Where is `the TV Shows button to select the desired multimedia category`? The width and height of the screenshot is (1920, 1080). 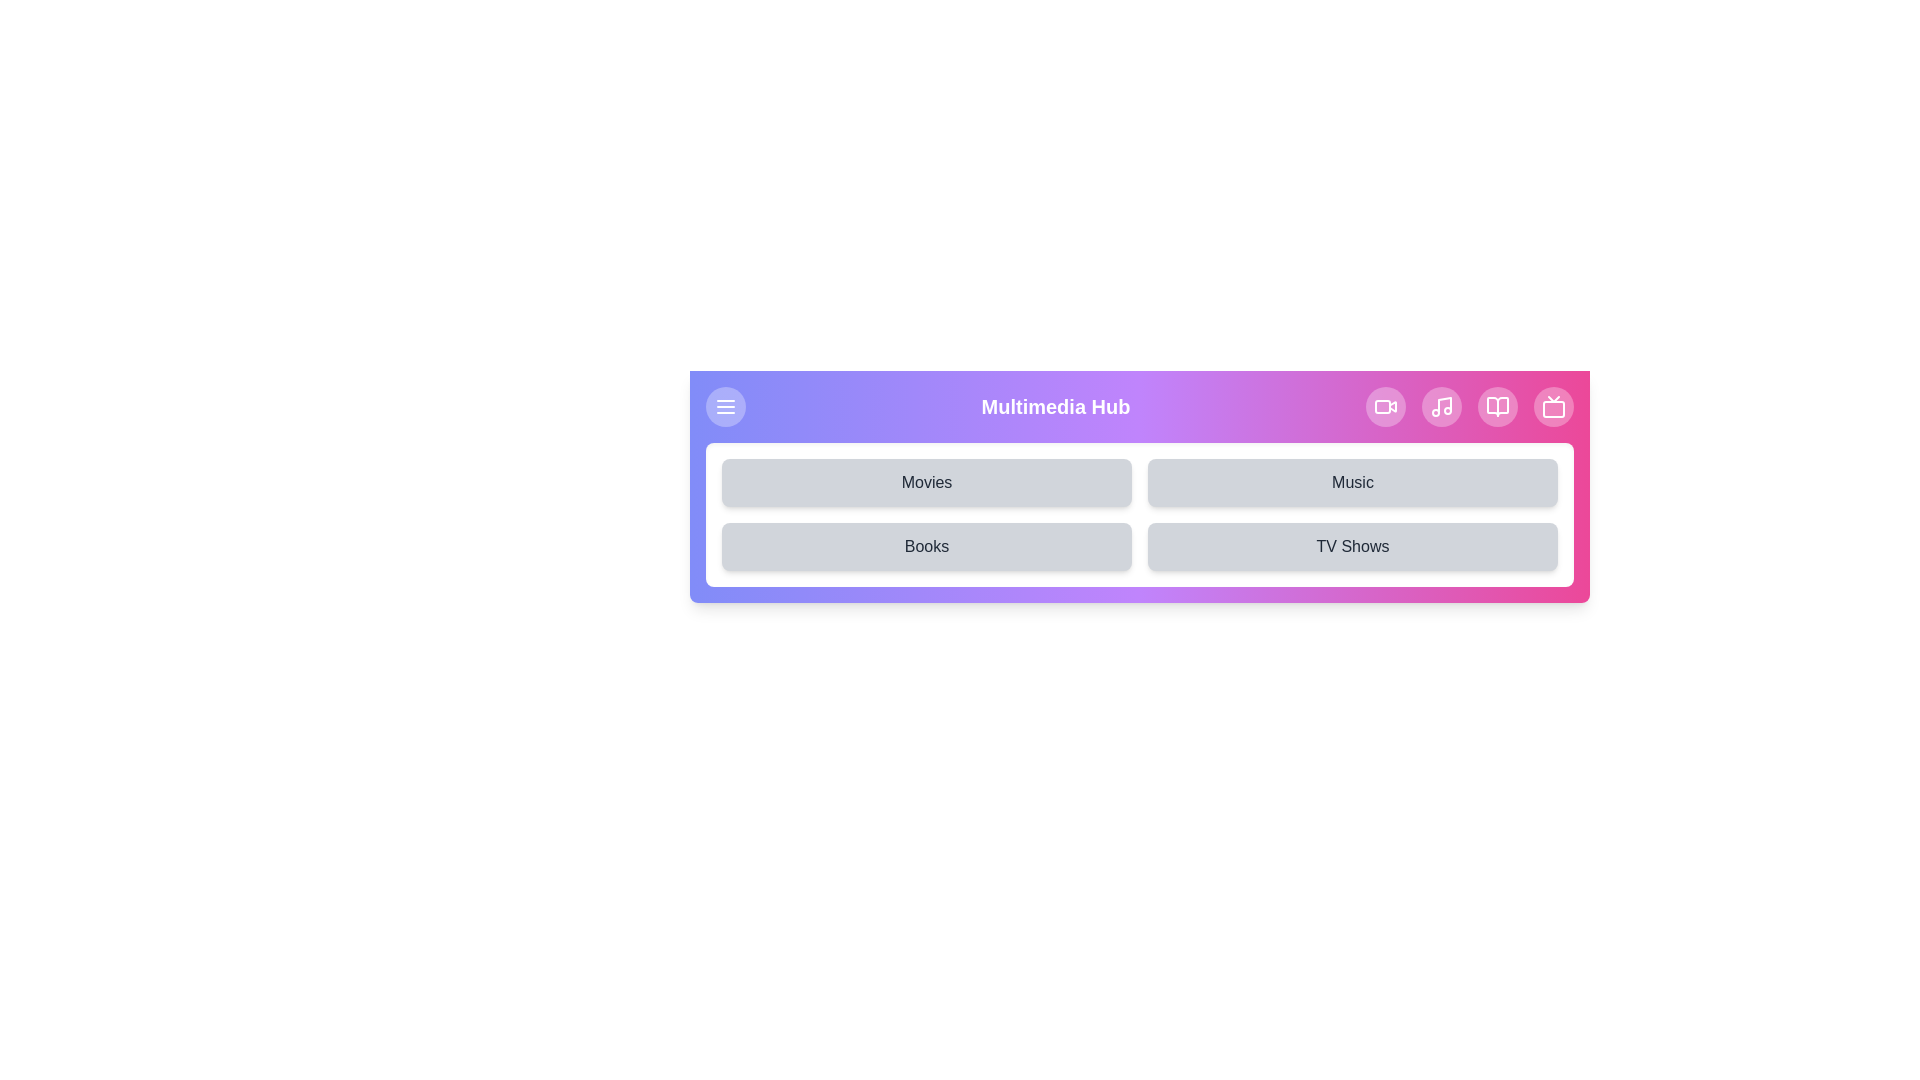 the TV Shows button to select the desired multimedia category is located at coordinates (1353, 547).